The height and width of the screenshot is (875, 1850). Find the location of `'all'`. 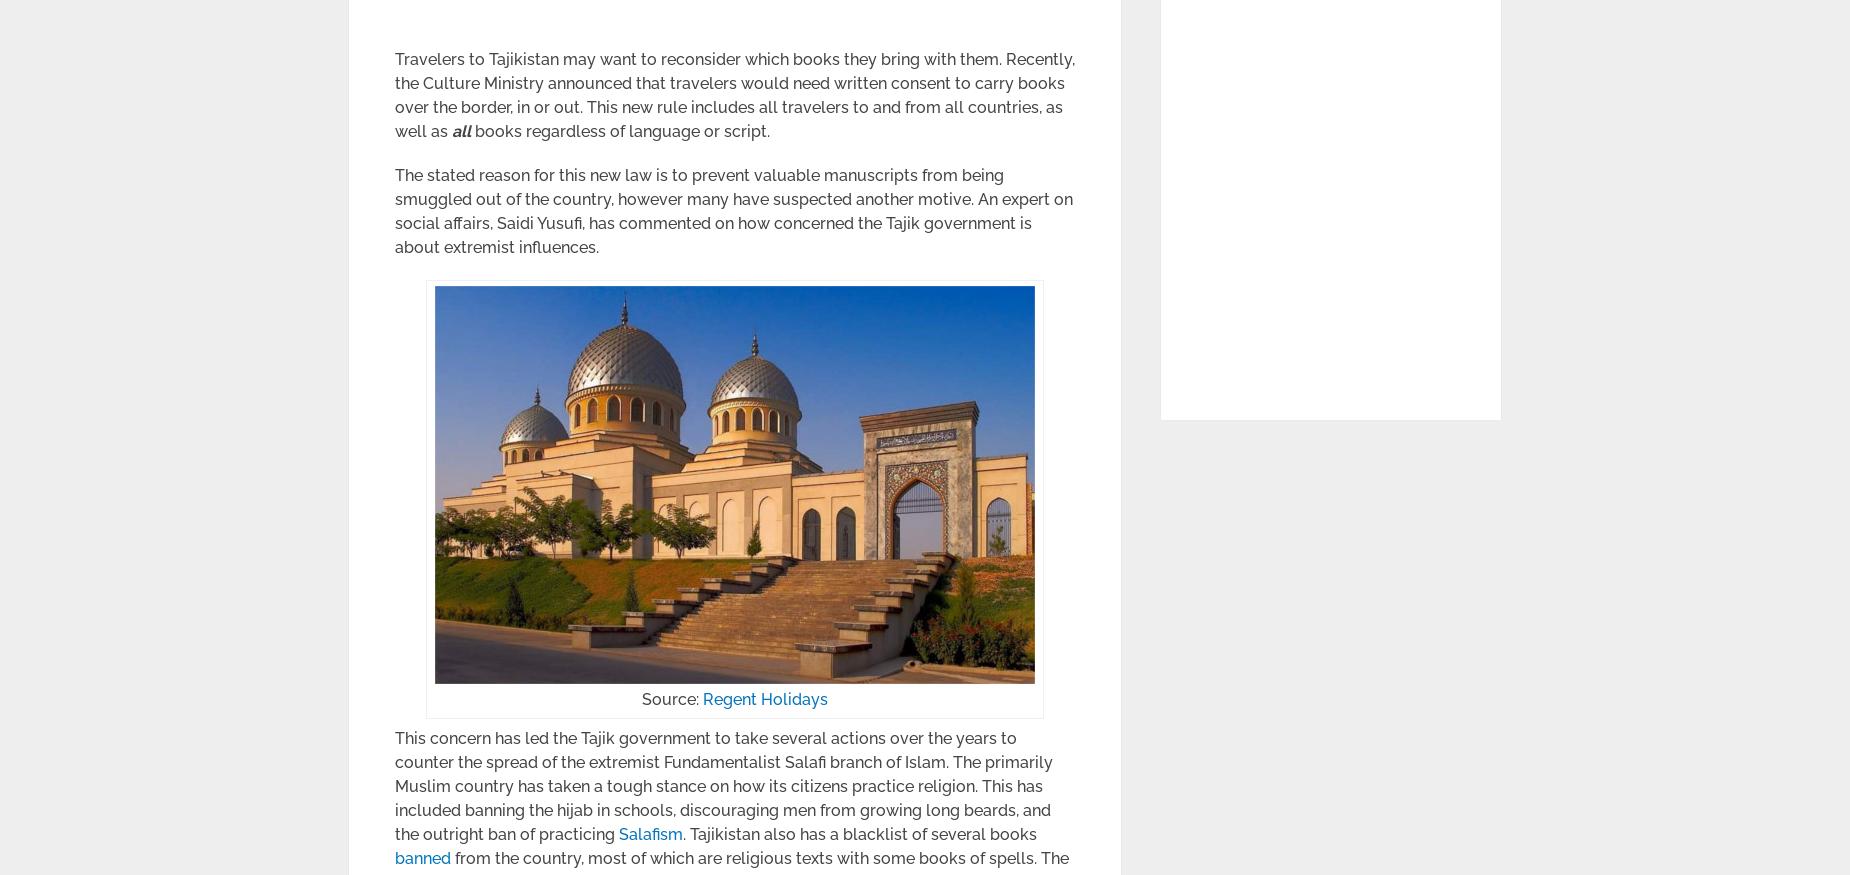

'all' is located at coordinates (460, 130).